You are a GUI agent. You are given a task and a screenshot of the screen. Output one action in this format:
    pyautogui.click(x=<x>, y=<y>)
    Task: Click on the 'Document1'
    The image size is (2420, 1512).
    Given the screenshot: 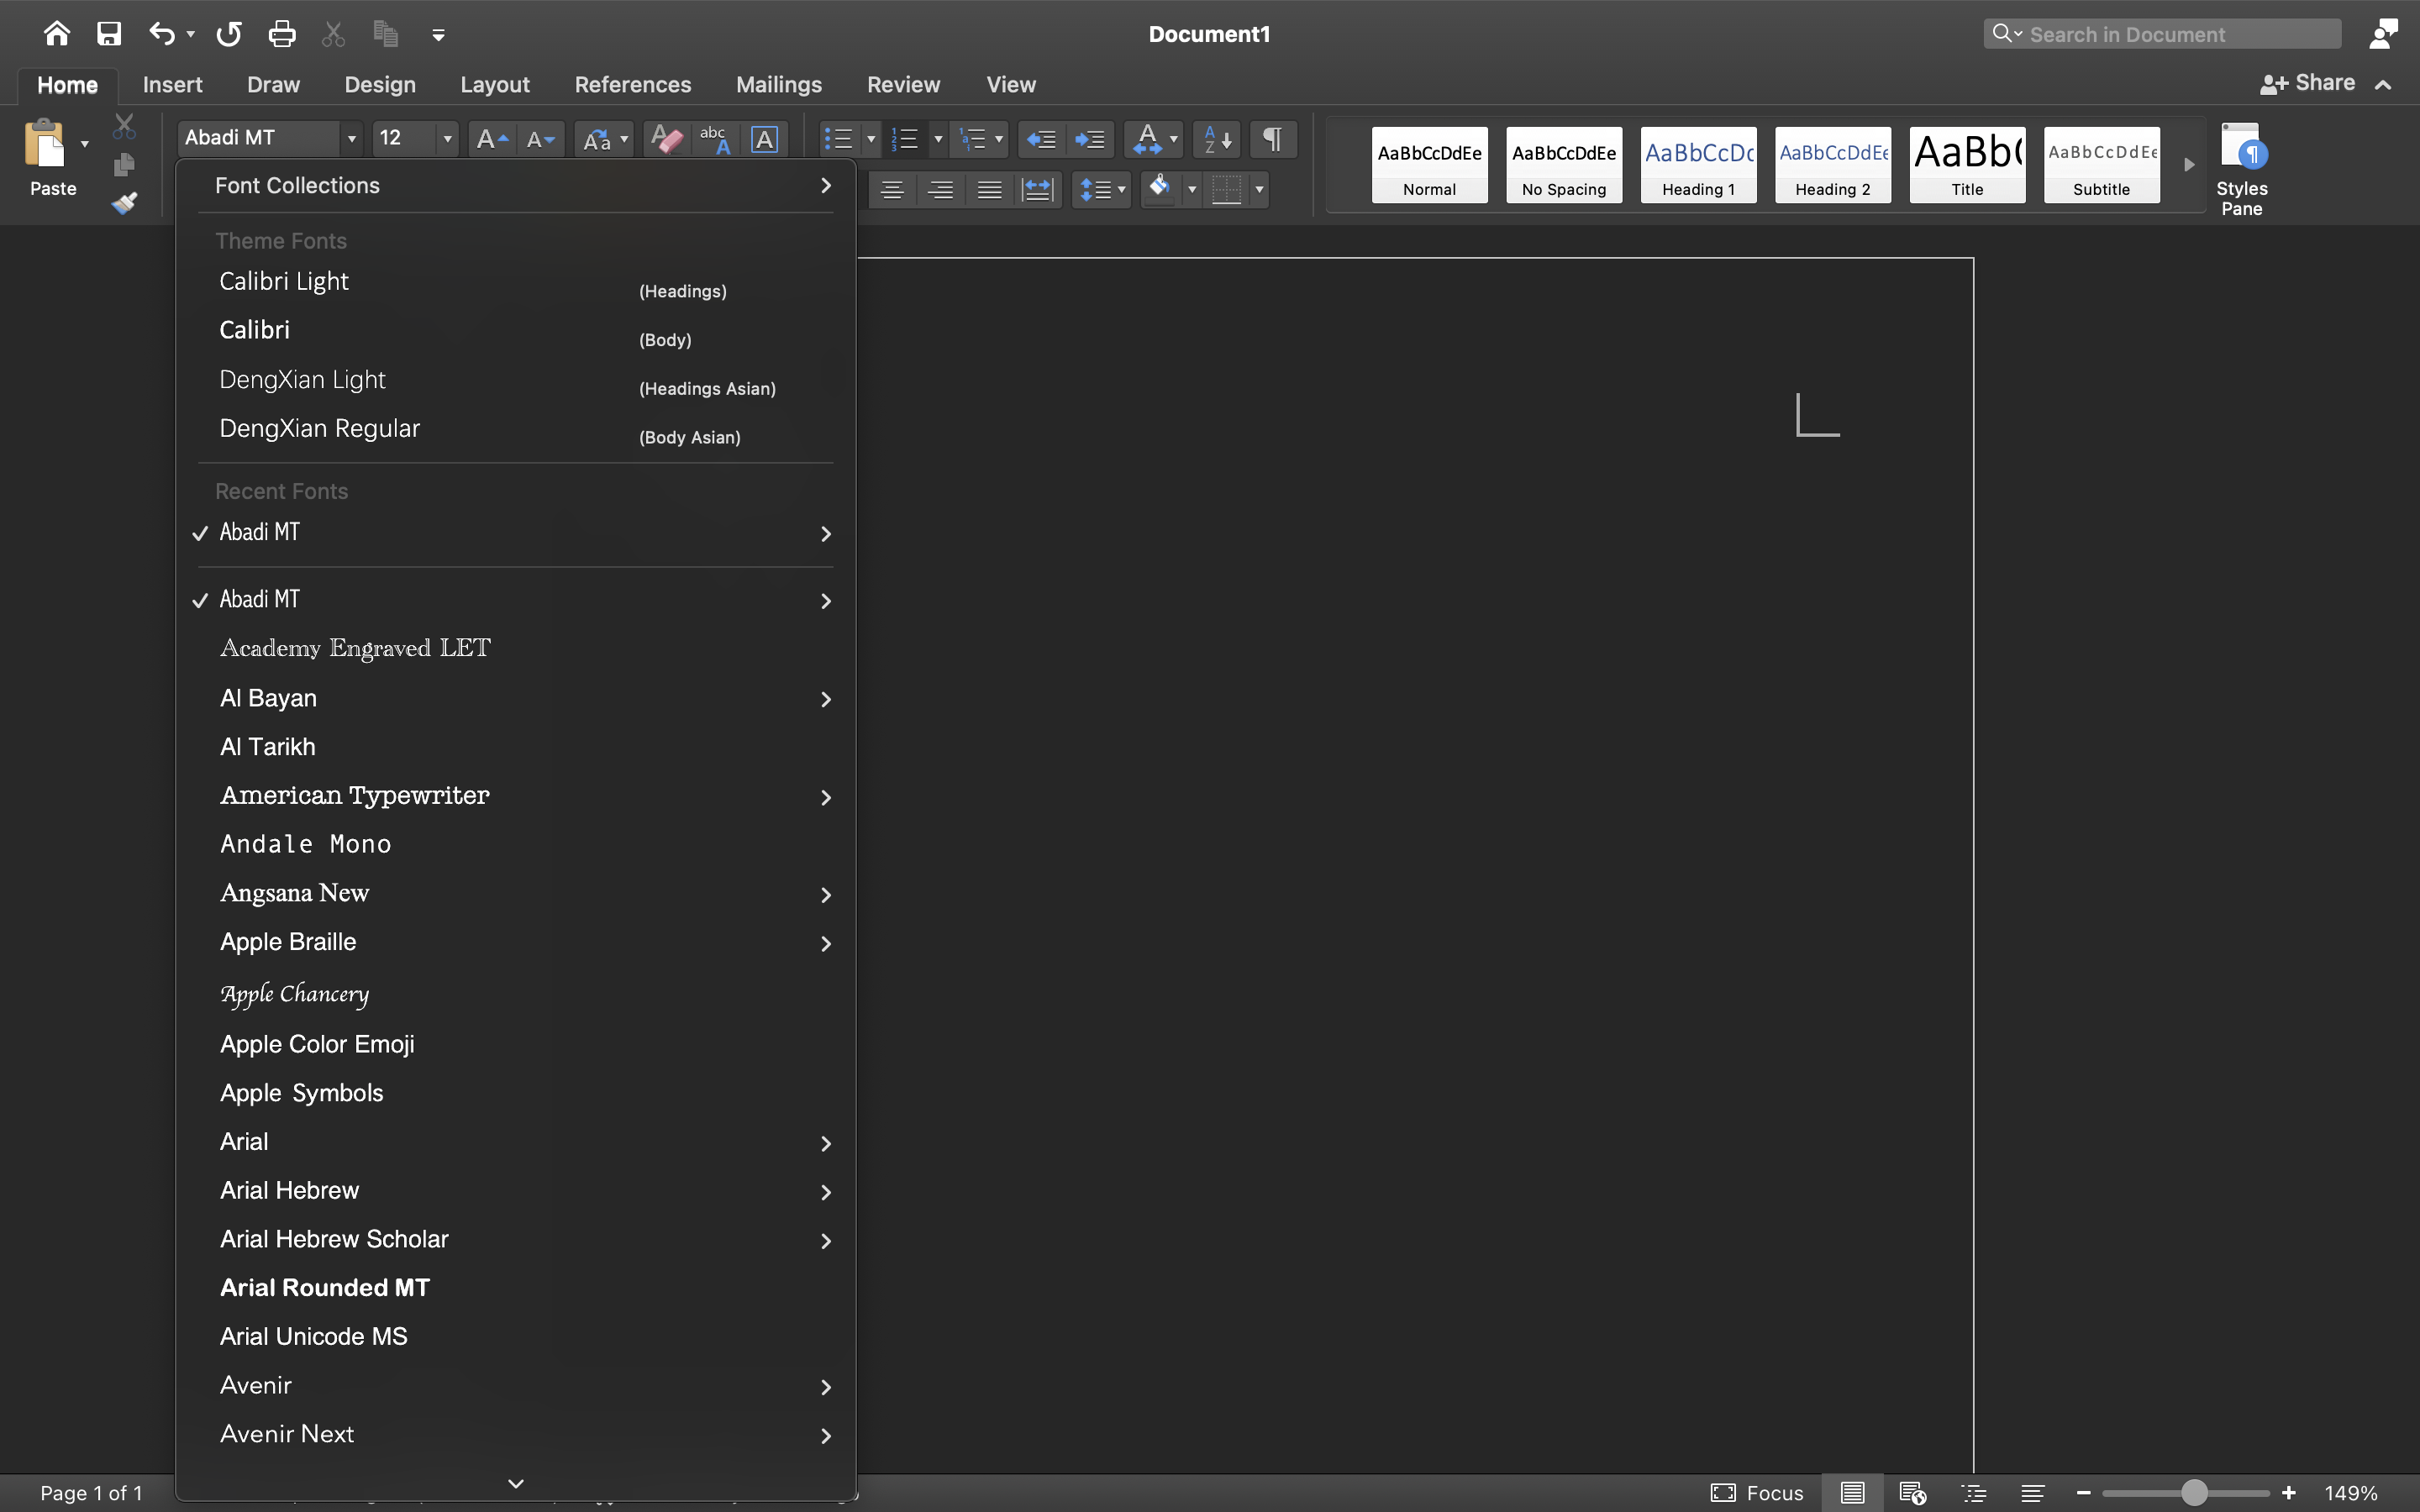 What is the action you would take?
    pyautogui.click(x=1208, y=32)
    